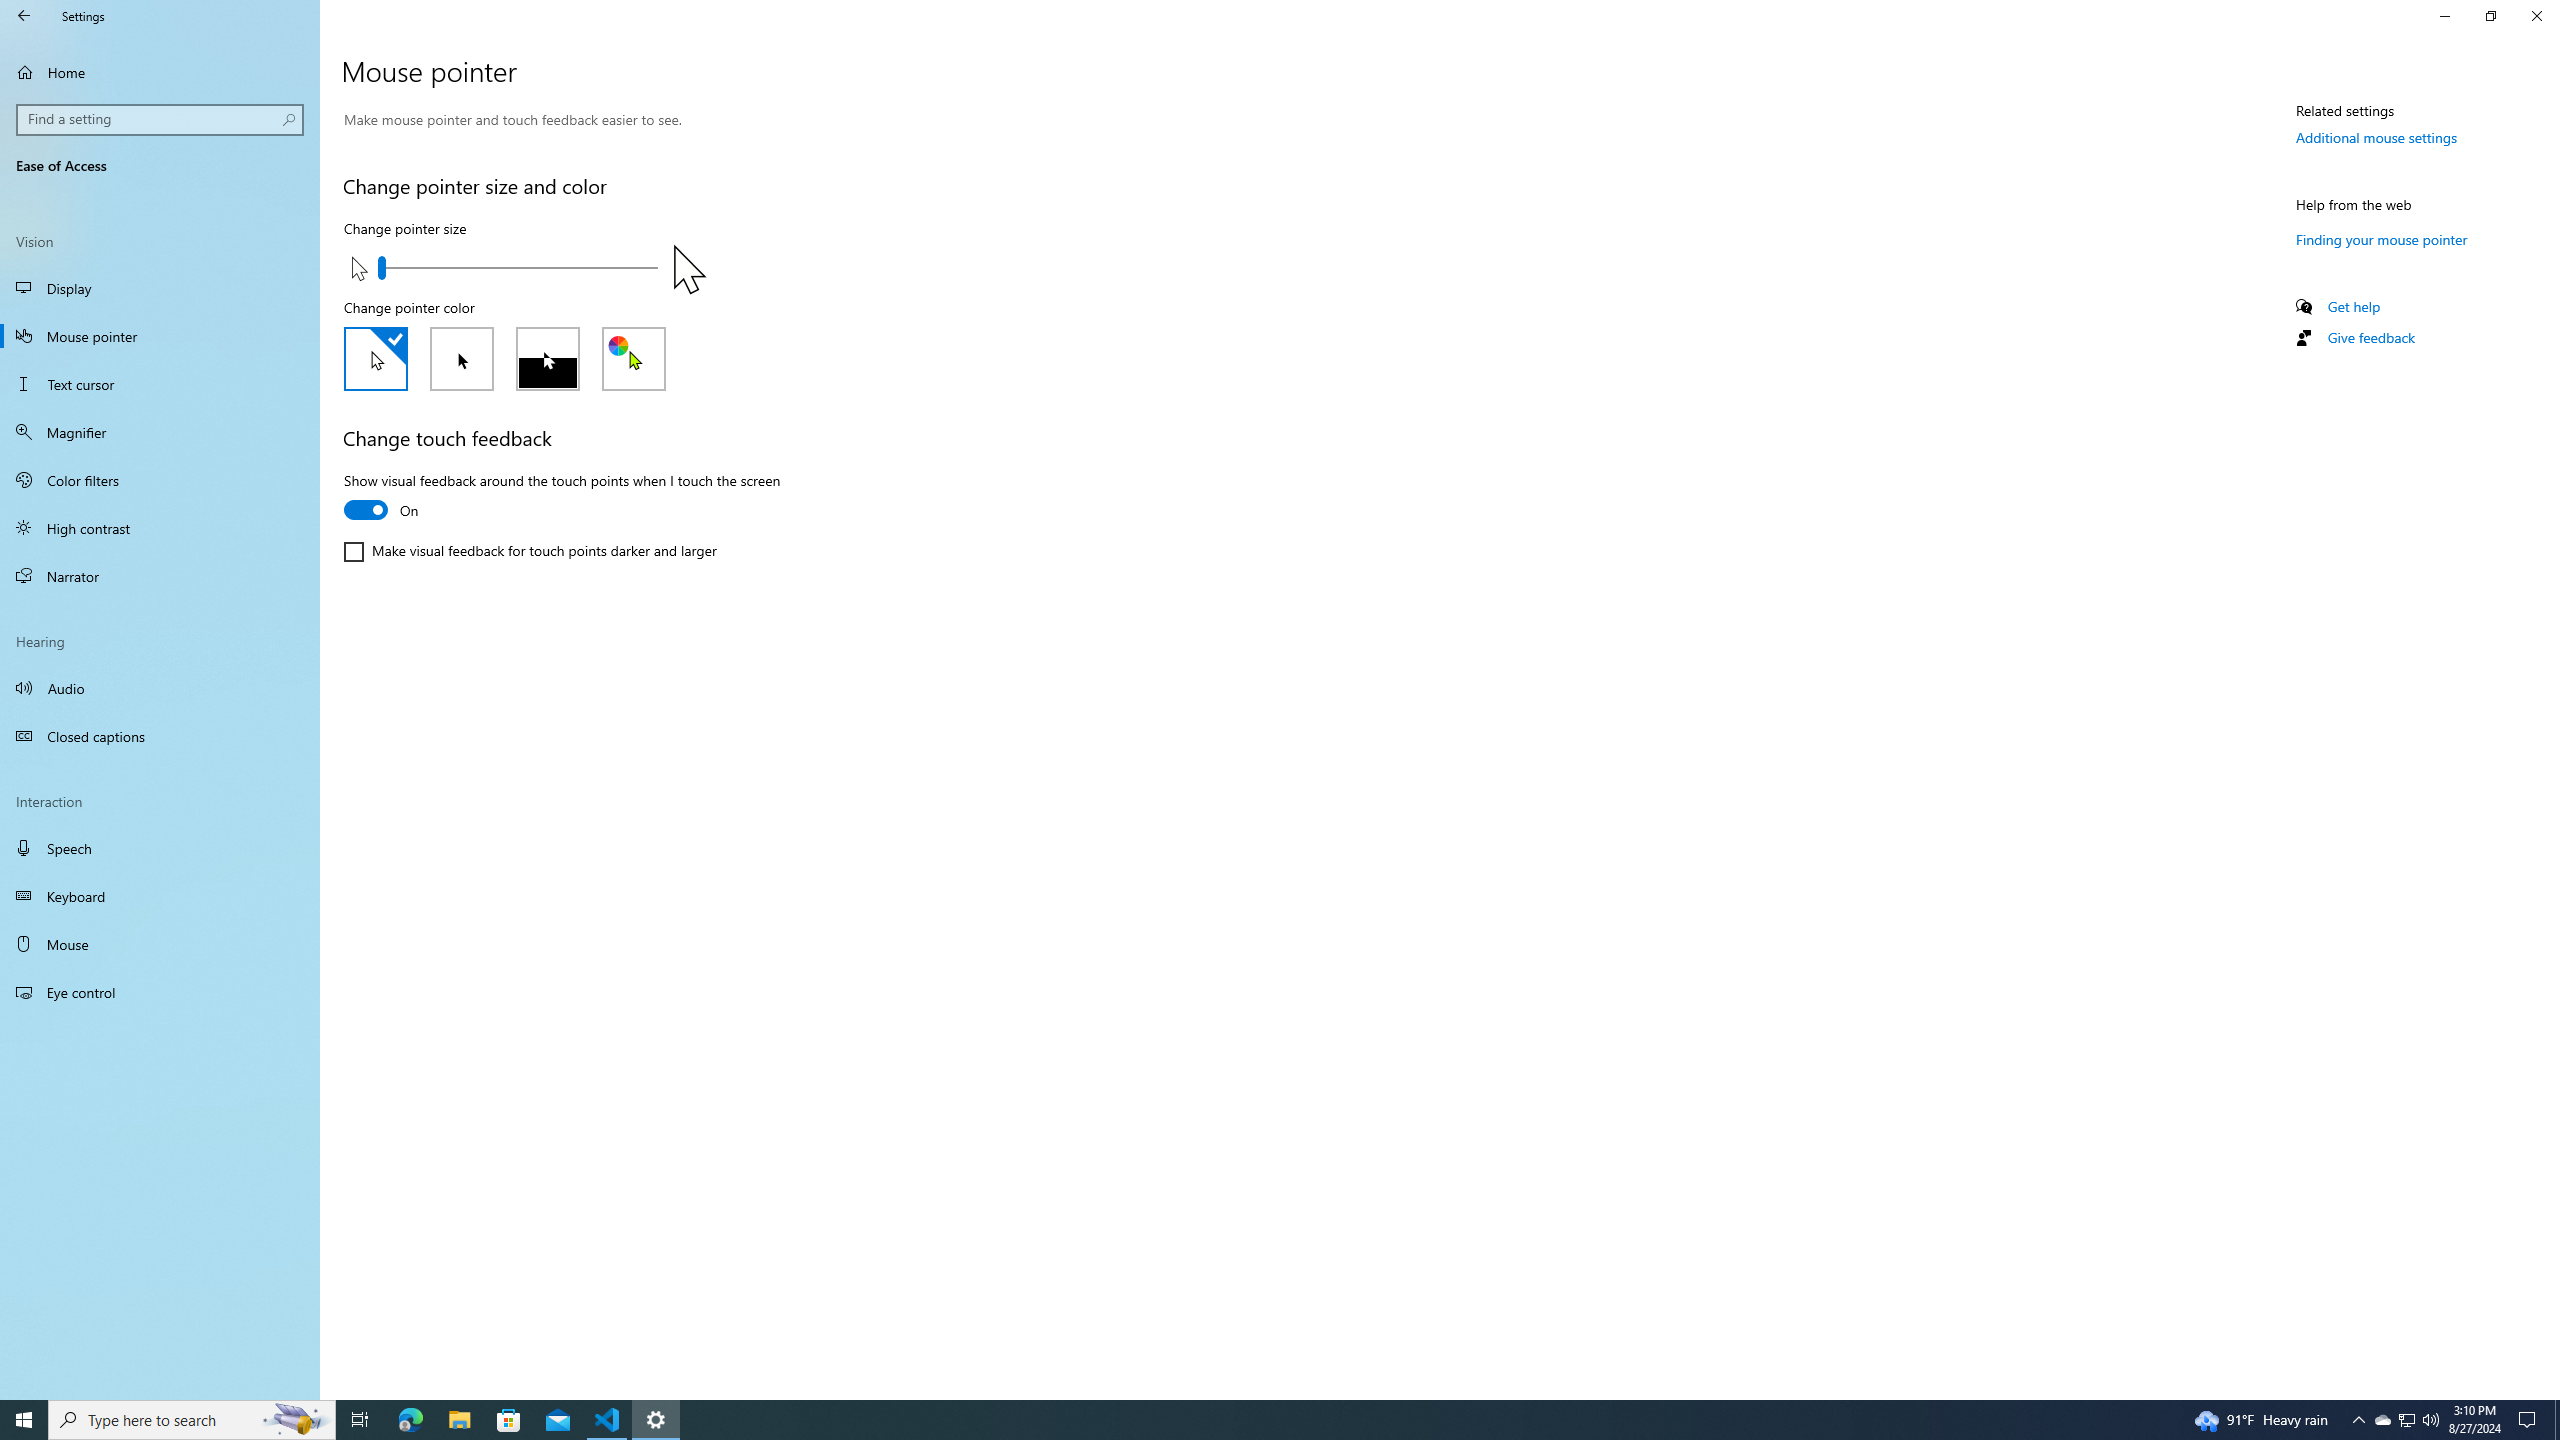 The image size is (2560, 1440). Describe the element at coordinates (2381, 238) in the screenshot. I see `'Finding your mouse pointer'` at that location.